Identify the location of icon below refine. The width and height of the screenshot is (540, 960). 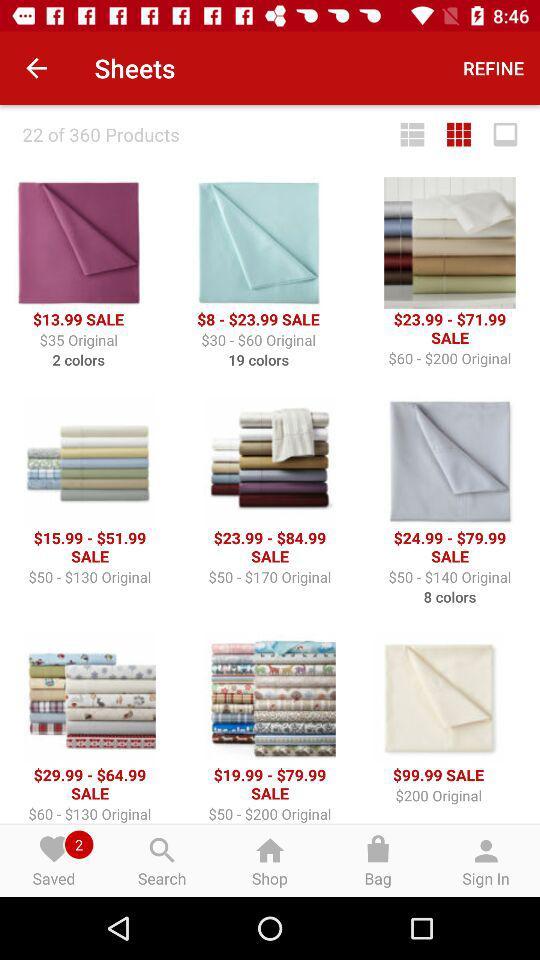
(459, 133).